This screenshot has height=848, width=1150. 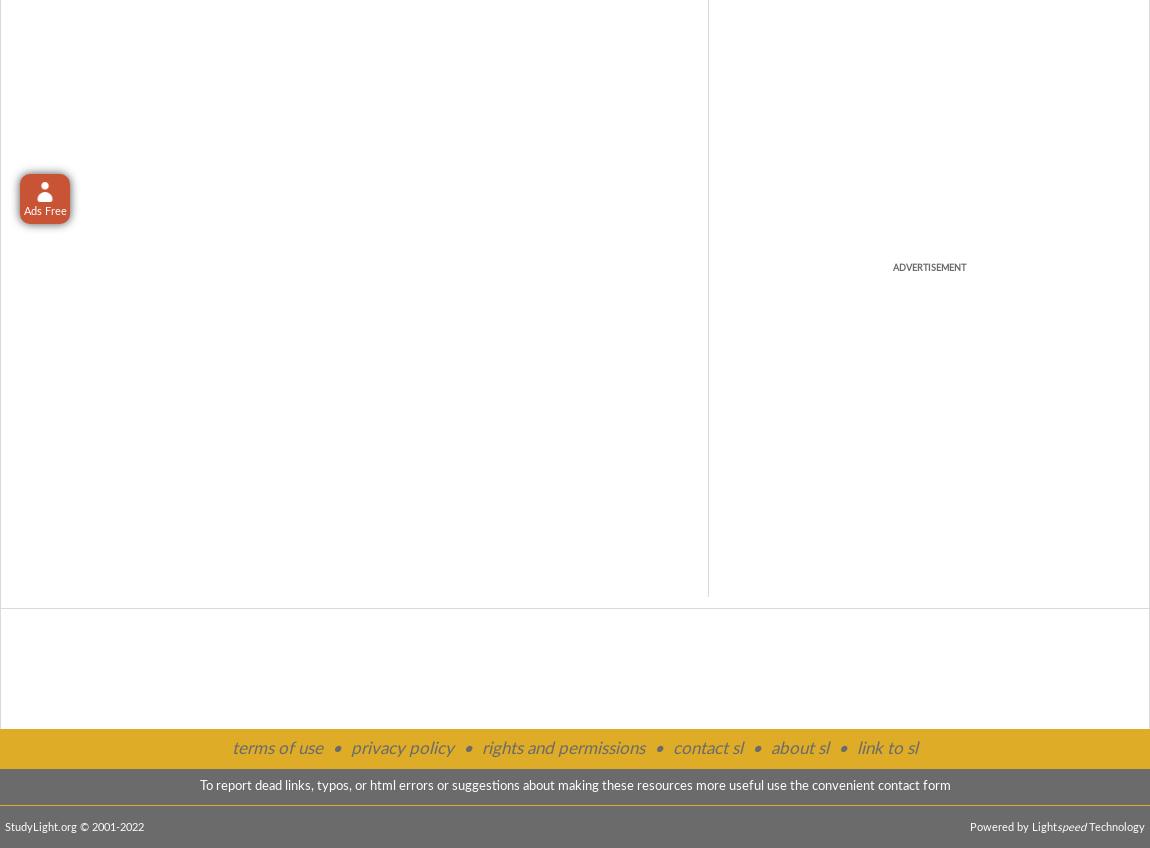 What do you see at coordinates (43, 211) in the screenshot?
I see `'Ads Free'` at bounding box center [43, 211].